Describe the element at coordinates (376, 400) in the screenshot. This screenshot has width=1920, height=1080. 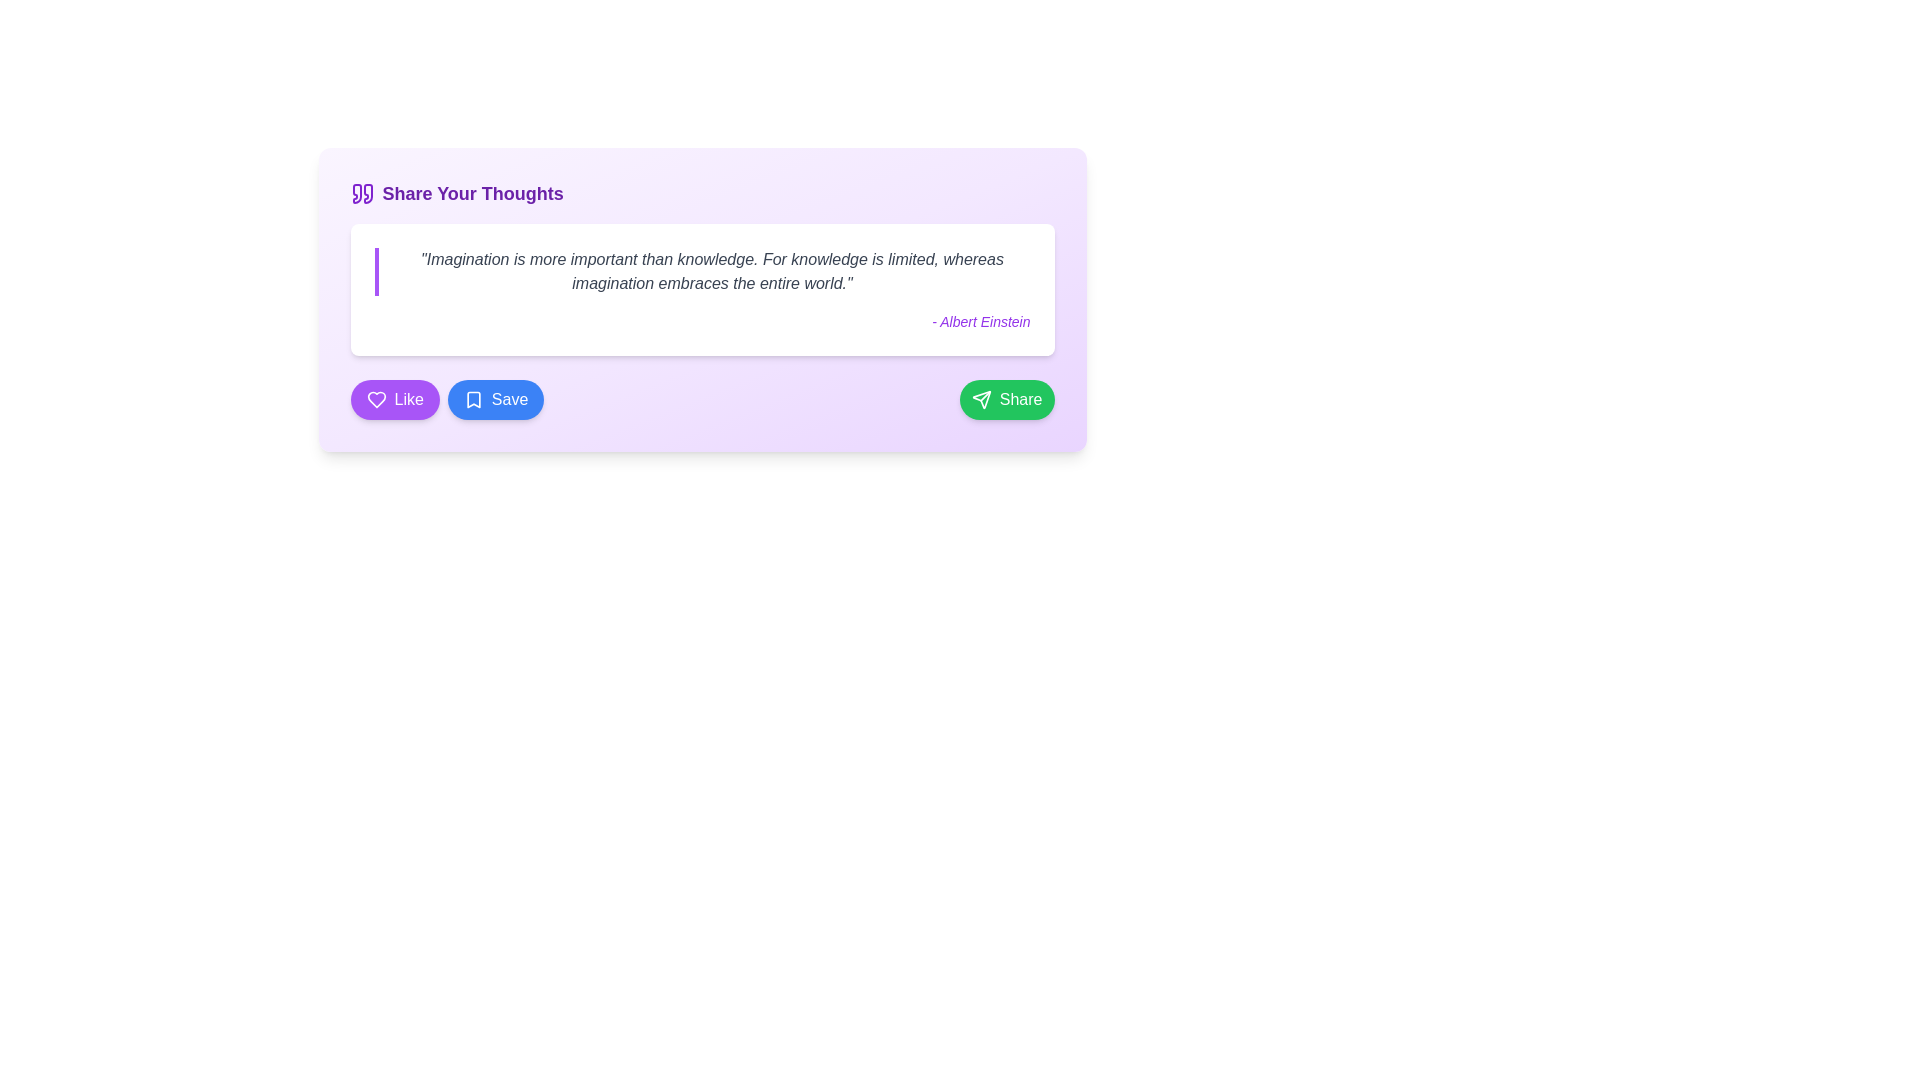
I see `the Heart shape icon representing the 'Like' action for accessibility interactions` at that location.